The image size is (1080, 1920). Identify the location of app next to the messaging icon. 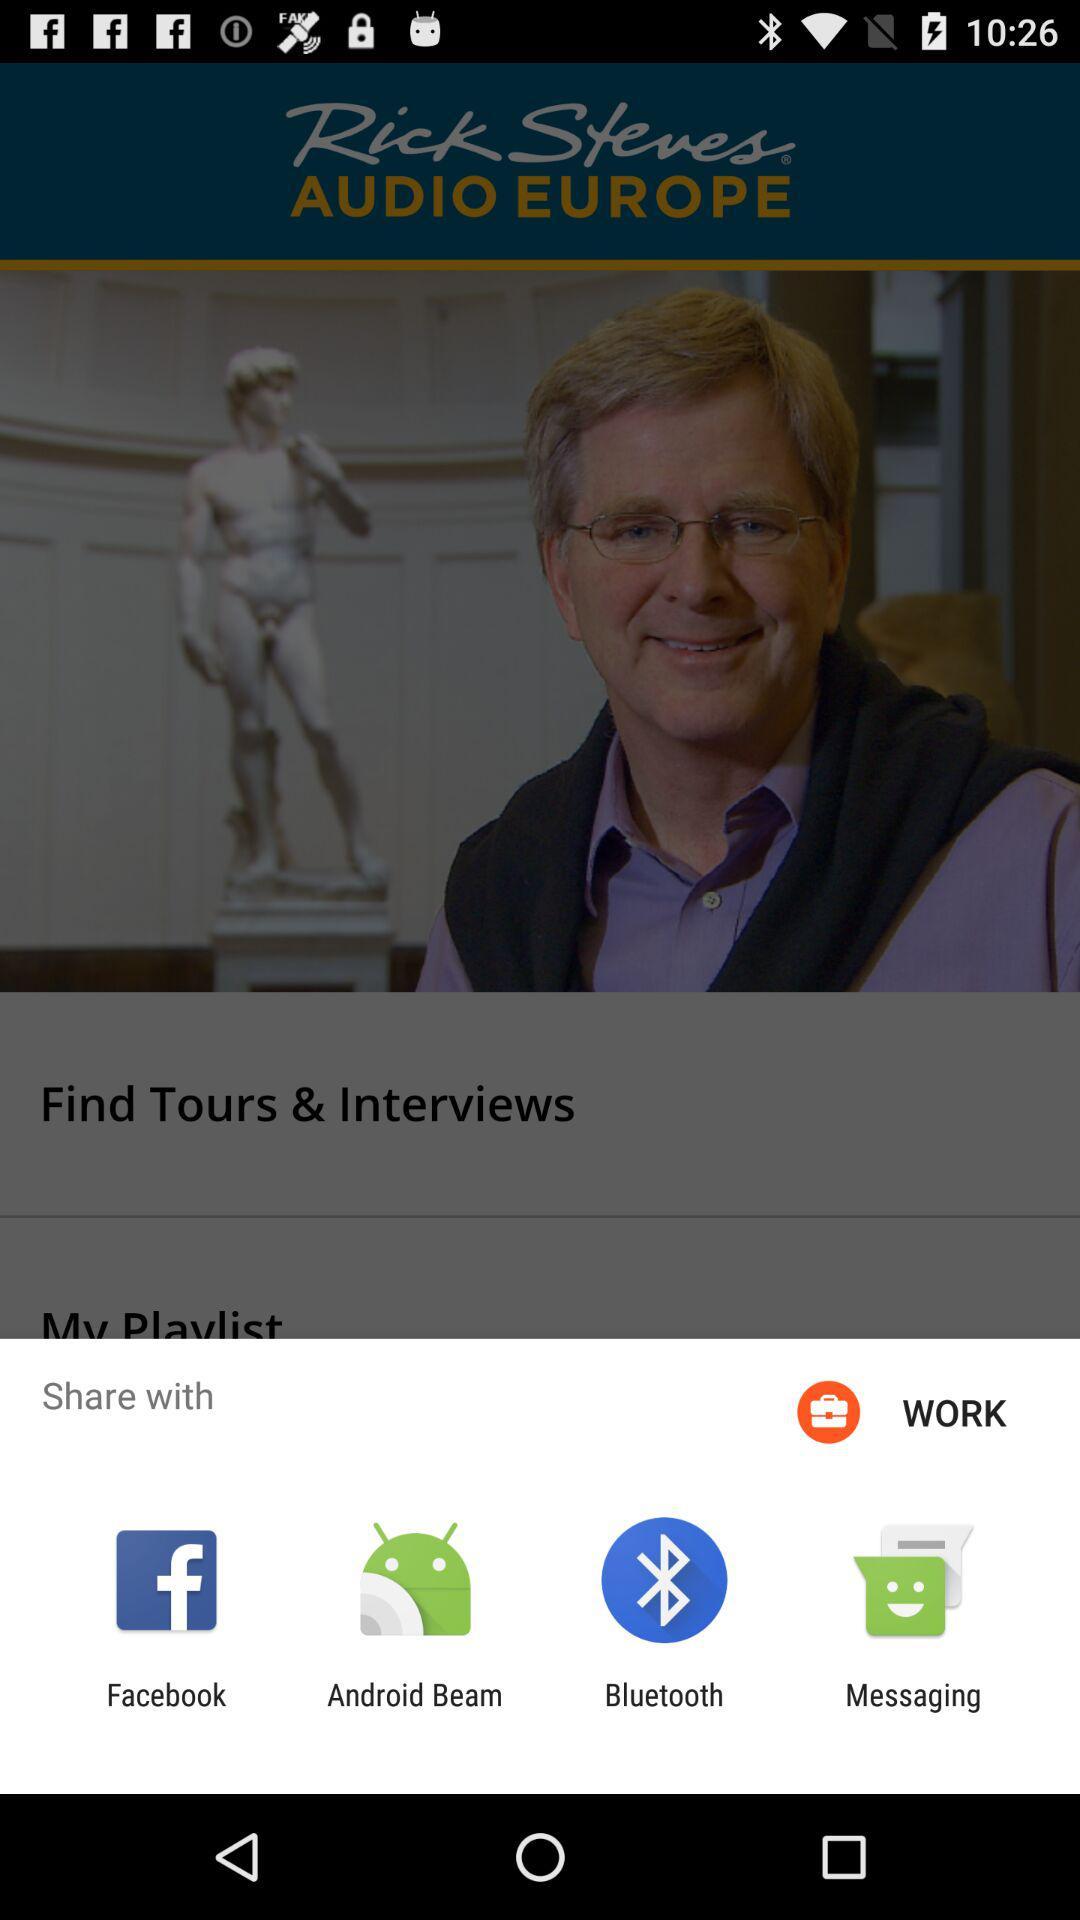
(664, 1711).